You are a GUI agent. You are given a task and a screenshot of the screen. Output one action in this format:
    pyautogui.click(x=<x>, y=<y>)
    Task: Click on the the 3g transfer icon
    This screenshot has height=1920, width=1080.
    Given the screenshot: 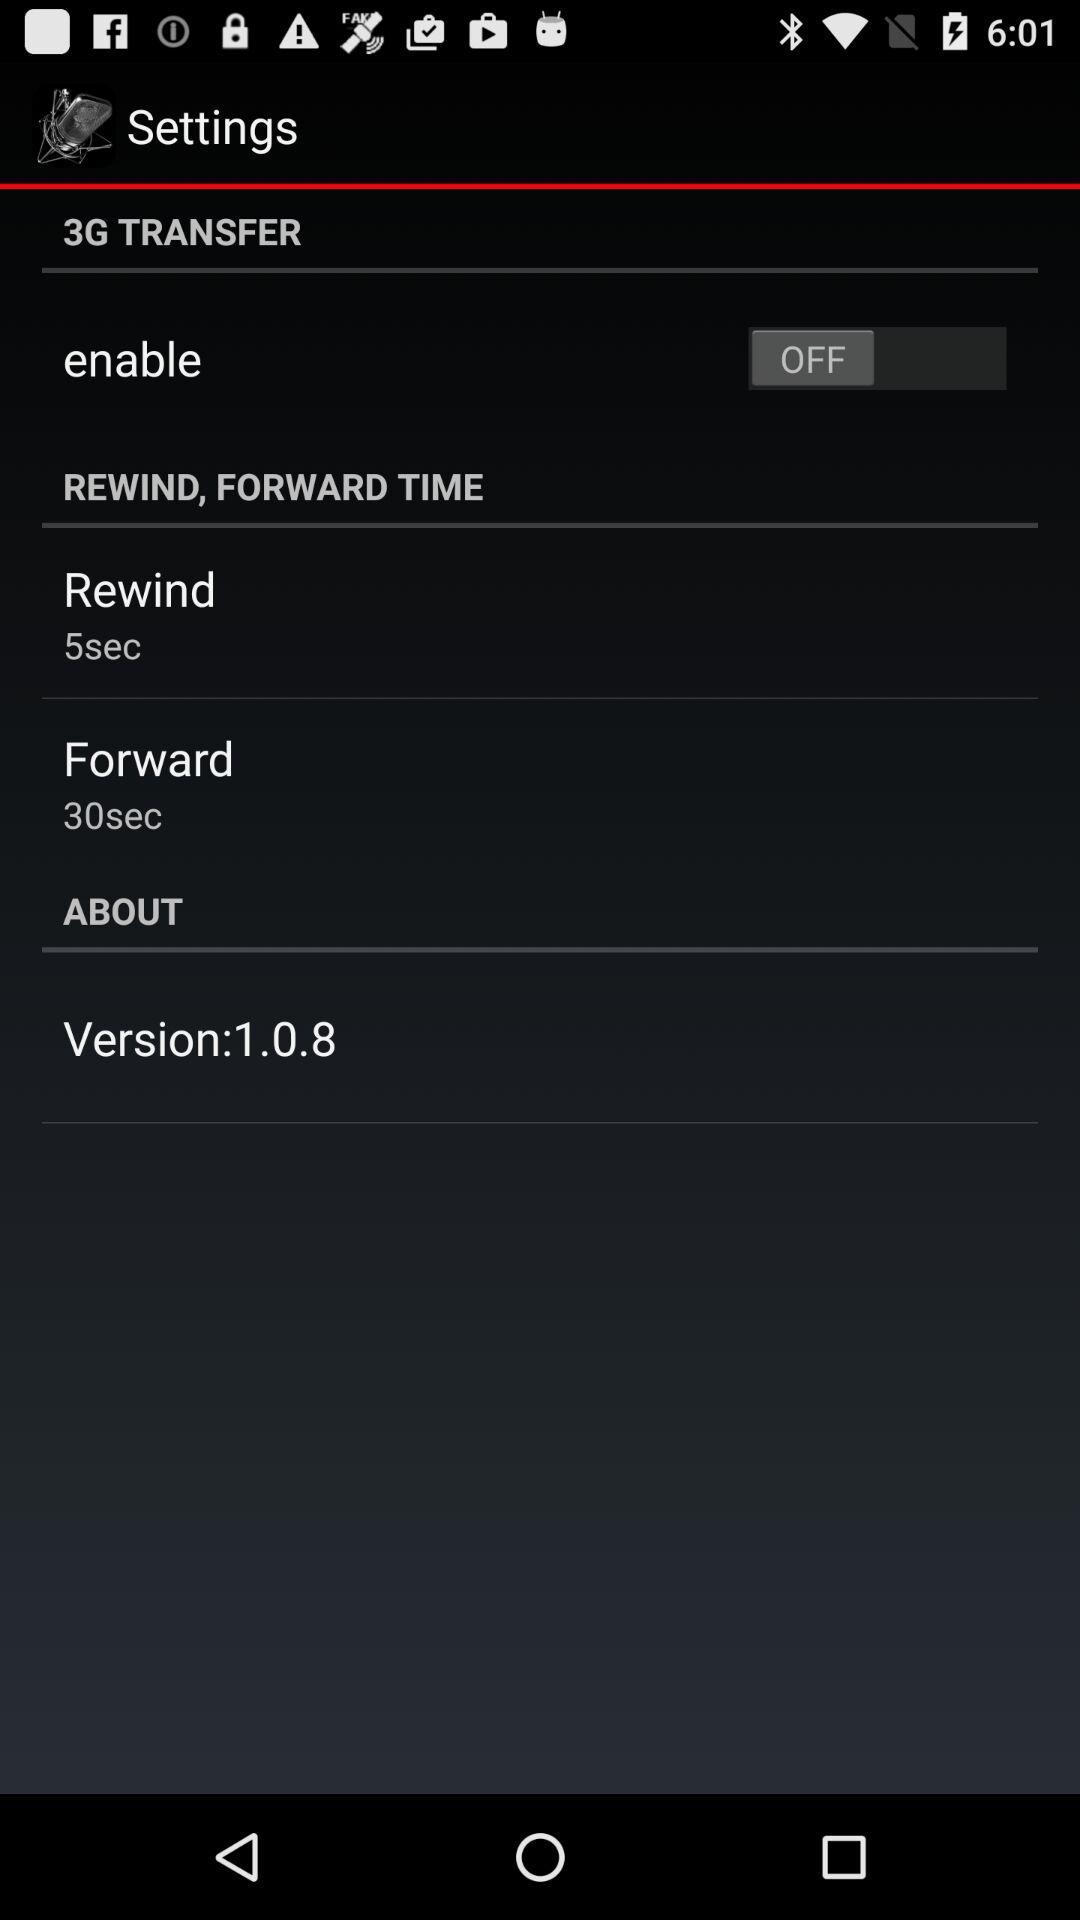 What is the action you would take?
    pyautogui.click(x=540, y=230)
    